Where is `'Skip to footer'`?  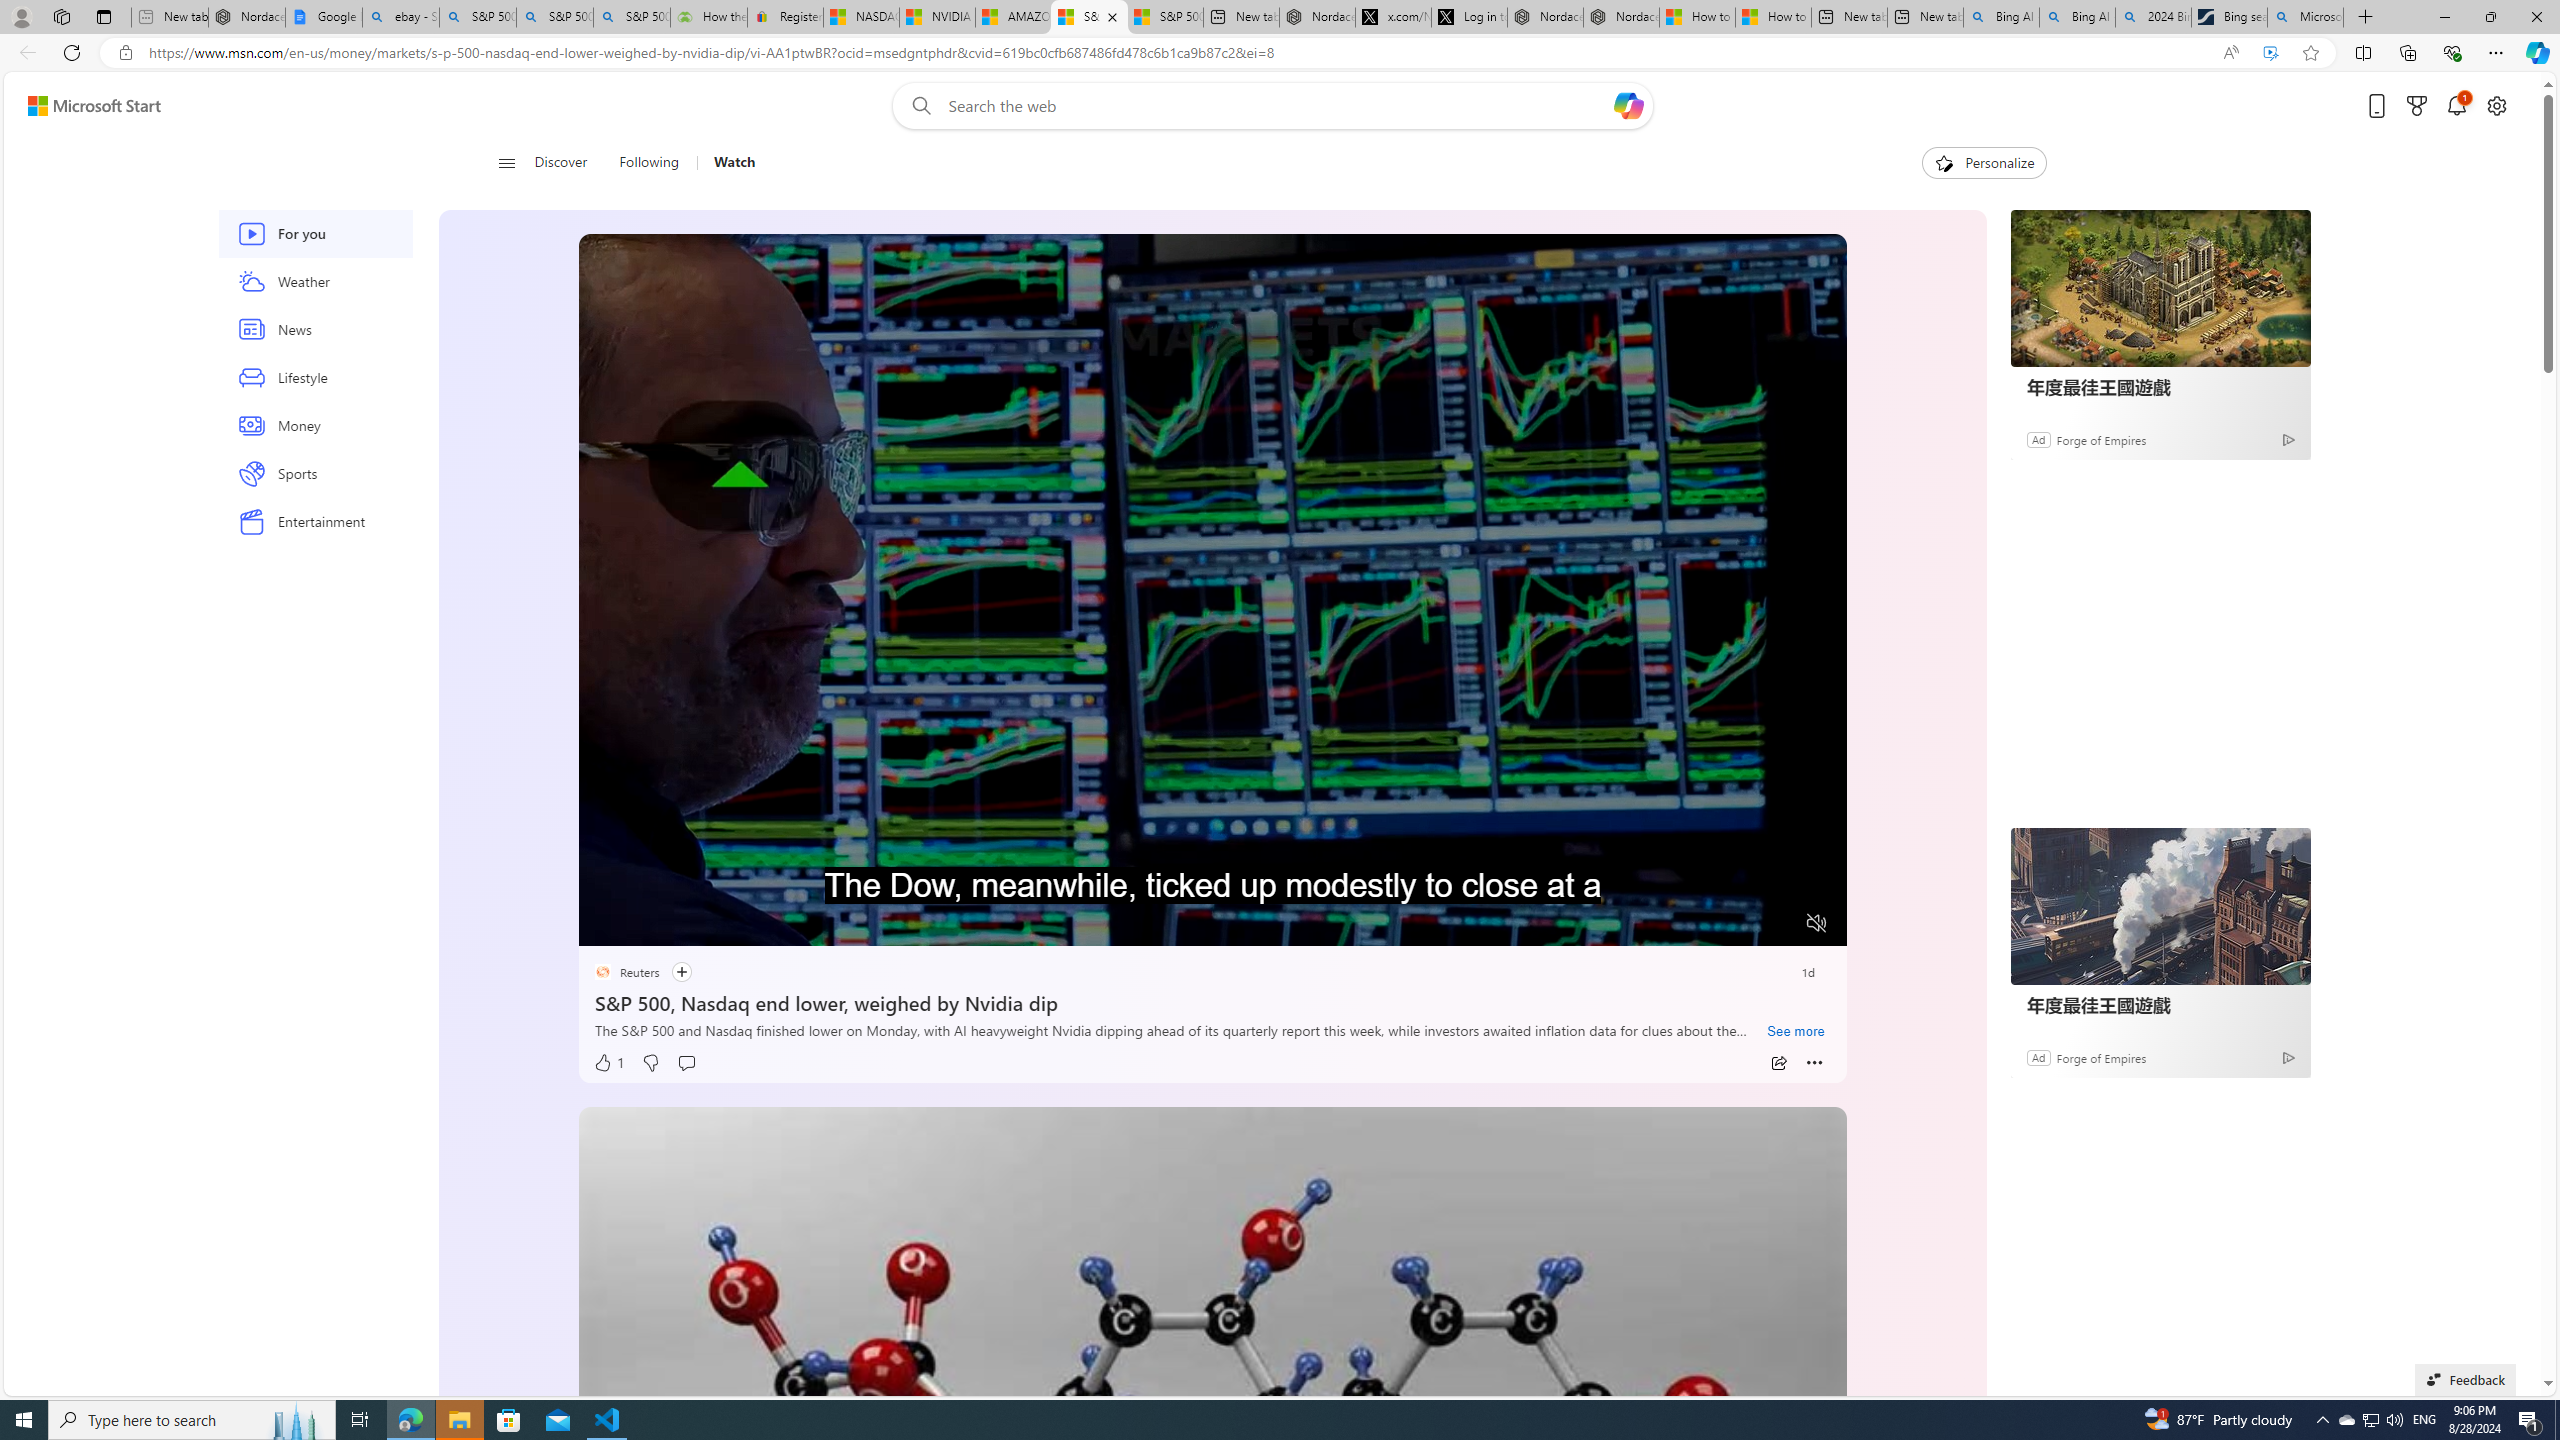
'Skip to footer' is located at coordinates (81, 104).